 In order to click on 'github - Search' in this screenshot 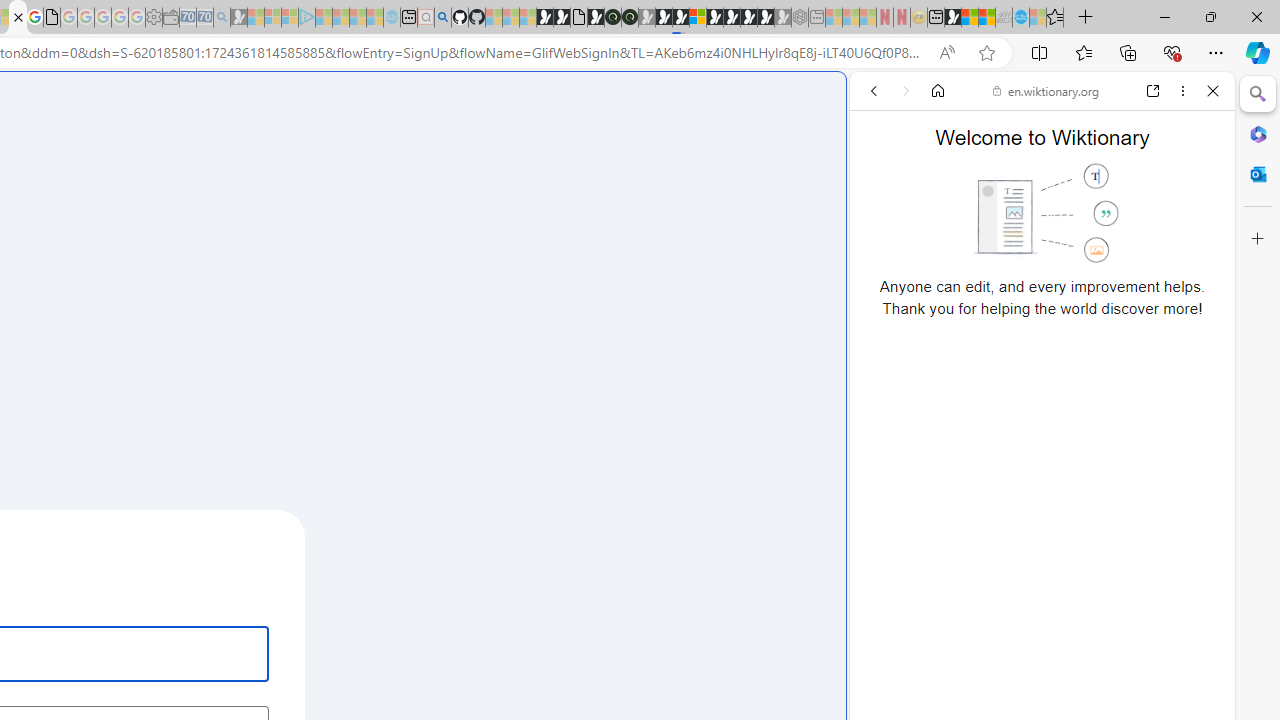, I will do `click(441, 17)`.